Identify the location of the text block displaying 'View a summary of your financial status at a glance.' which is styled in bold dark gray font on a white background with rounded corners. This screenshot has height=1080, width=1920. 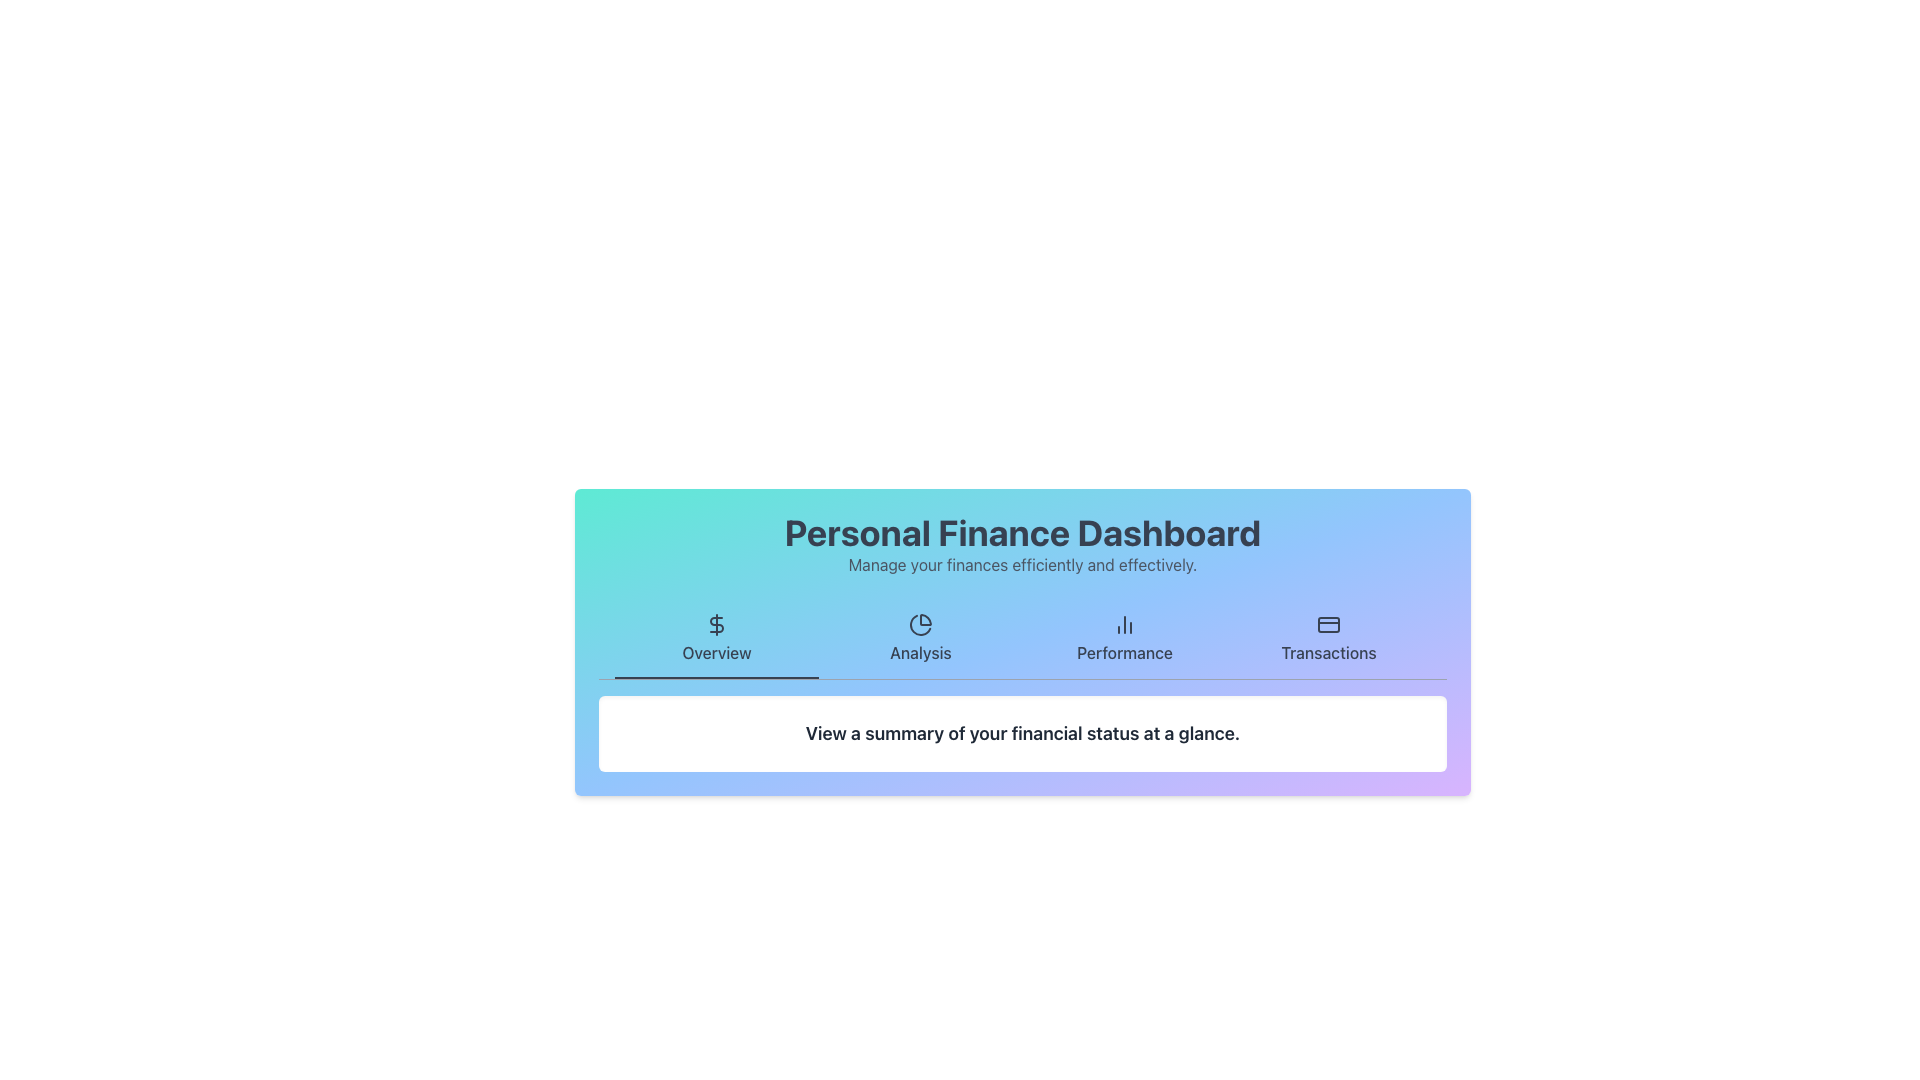
(1022, 733).